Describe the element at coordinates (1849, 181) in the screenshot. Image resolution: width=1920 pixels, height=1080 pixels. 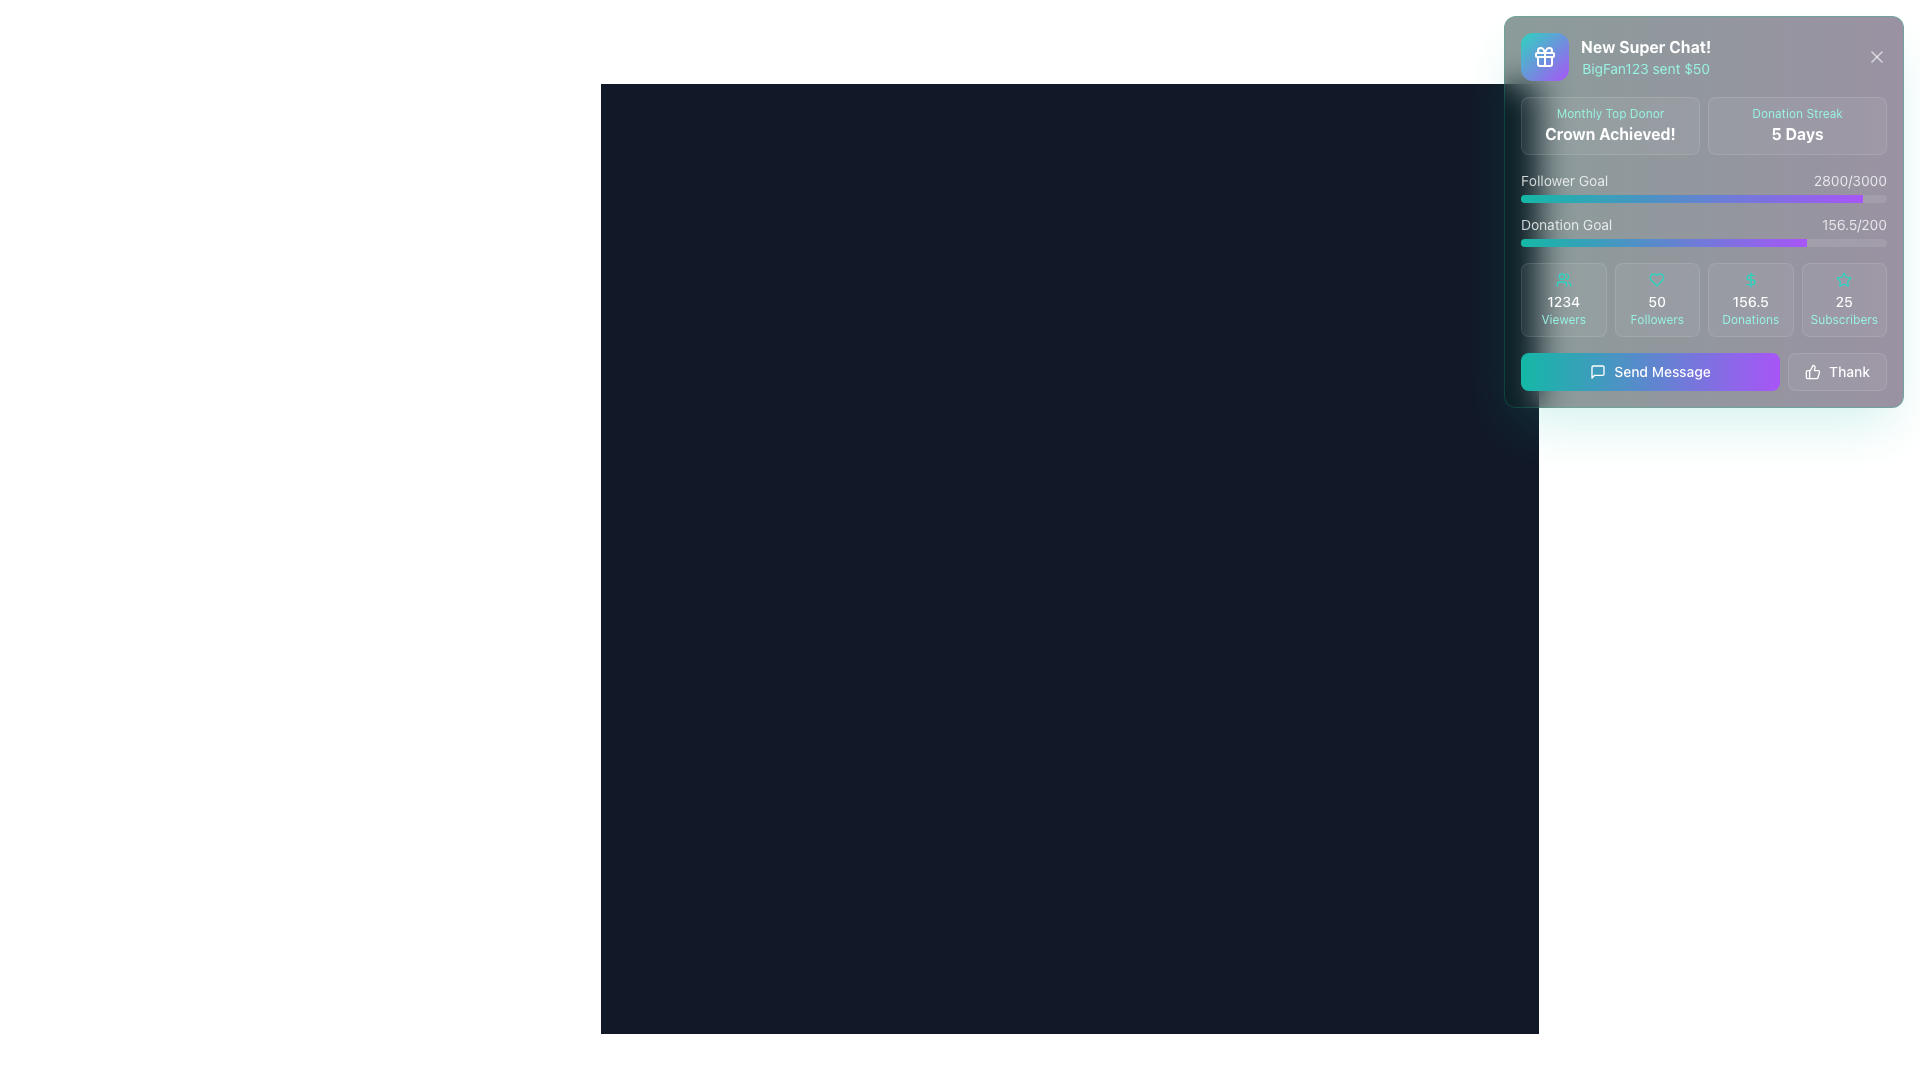
I see `the textual numerical display reading '2800/3000' located in the top right portion of the interface within the 'Follower Goal' panel` at that location.